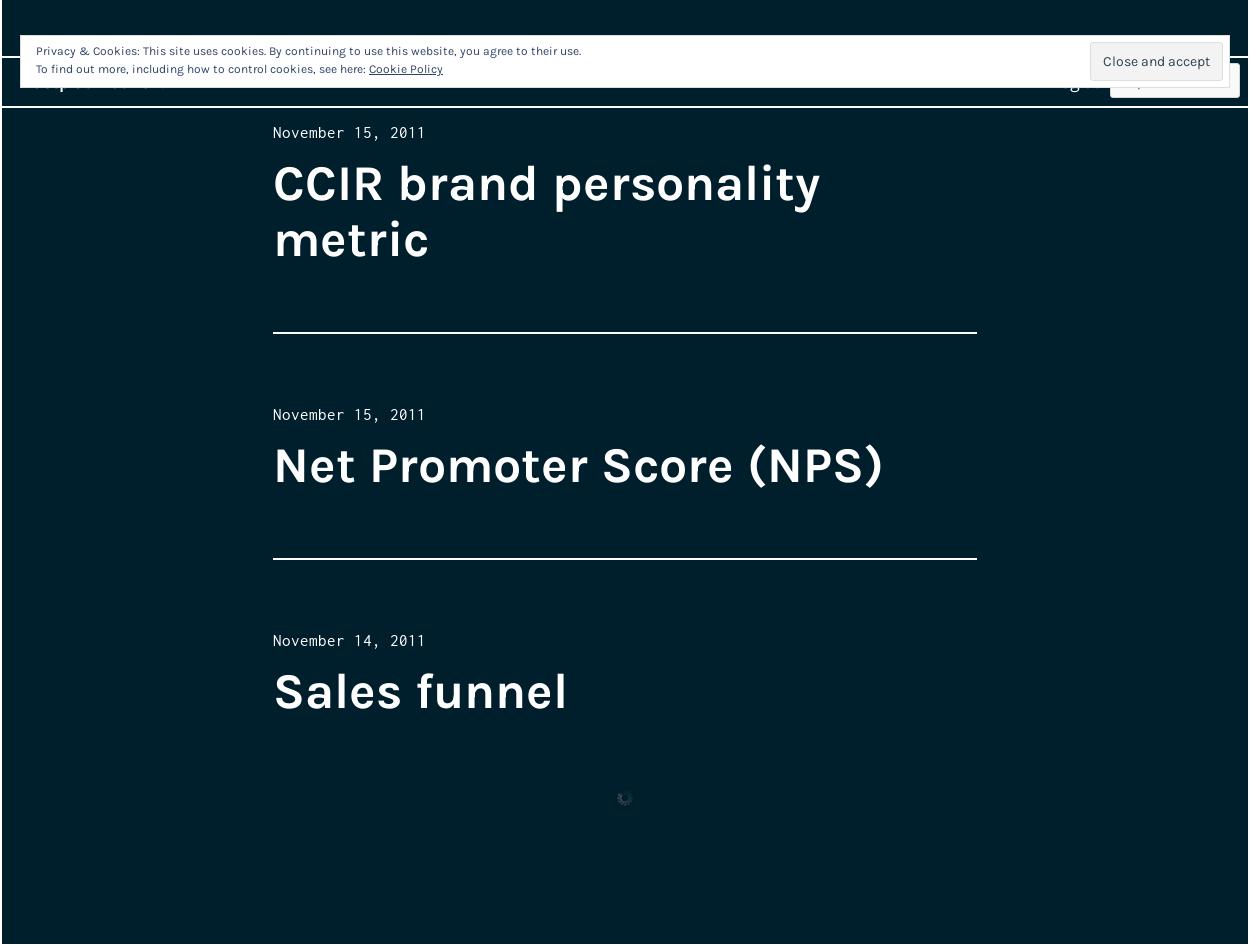 The width and height of the screenshot is (1250, 946). I want to click on 'CCIR brand personality metric', so click(546, 211).